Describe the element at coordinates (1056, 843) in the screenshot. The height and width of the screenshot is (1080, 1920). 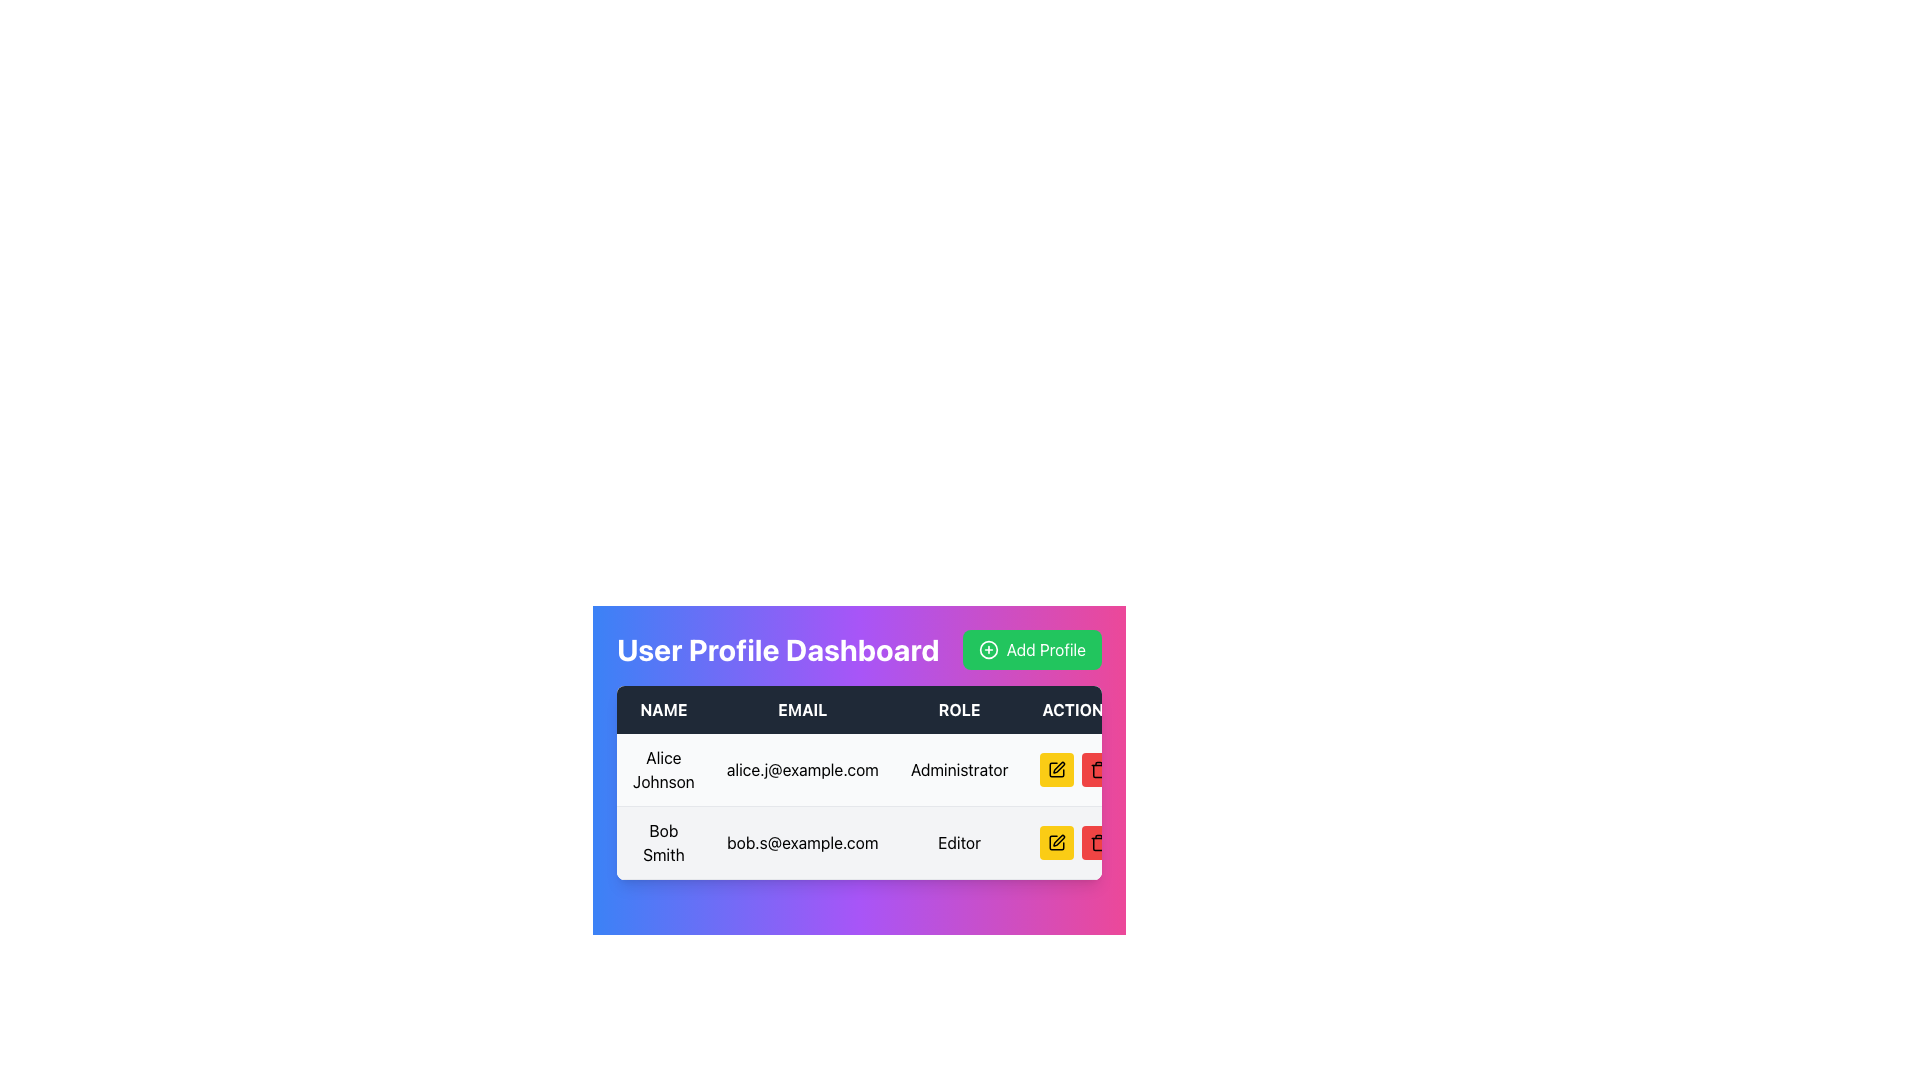
I see `the edit icon button represented as a pen or pencil icon in the ACTION column of the second user row next to Bob Smith's profile` at that location.